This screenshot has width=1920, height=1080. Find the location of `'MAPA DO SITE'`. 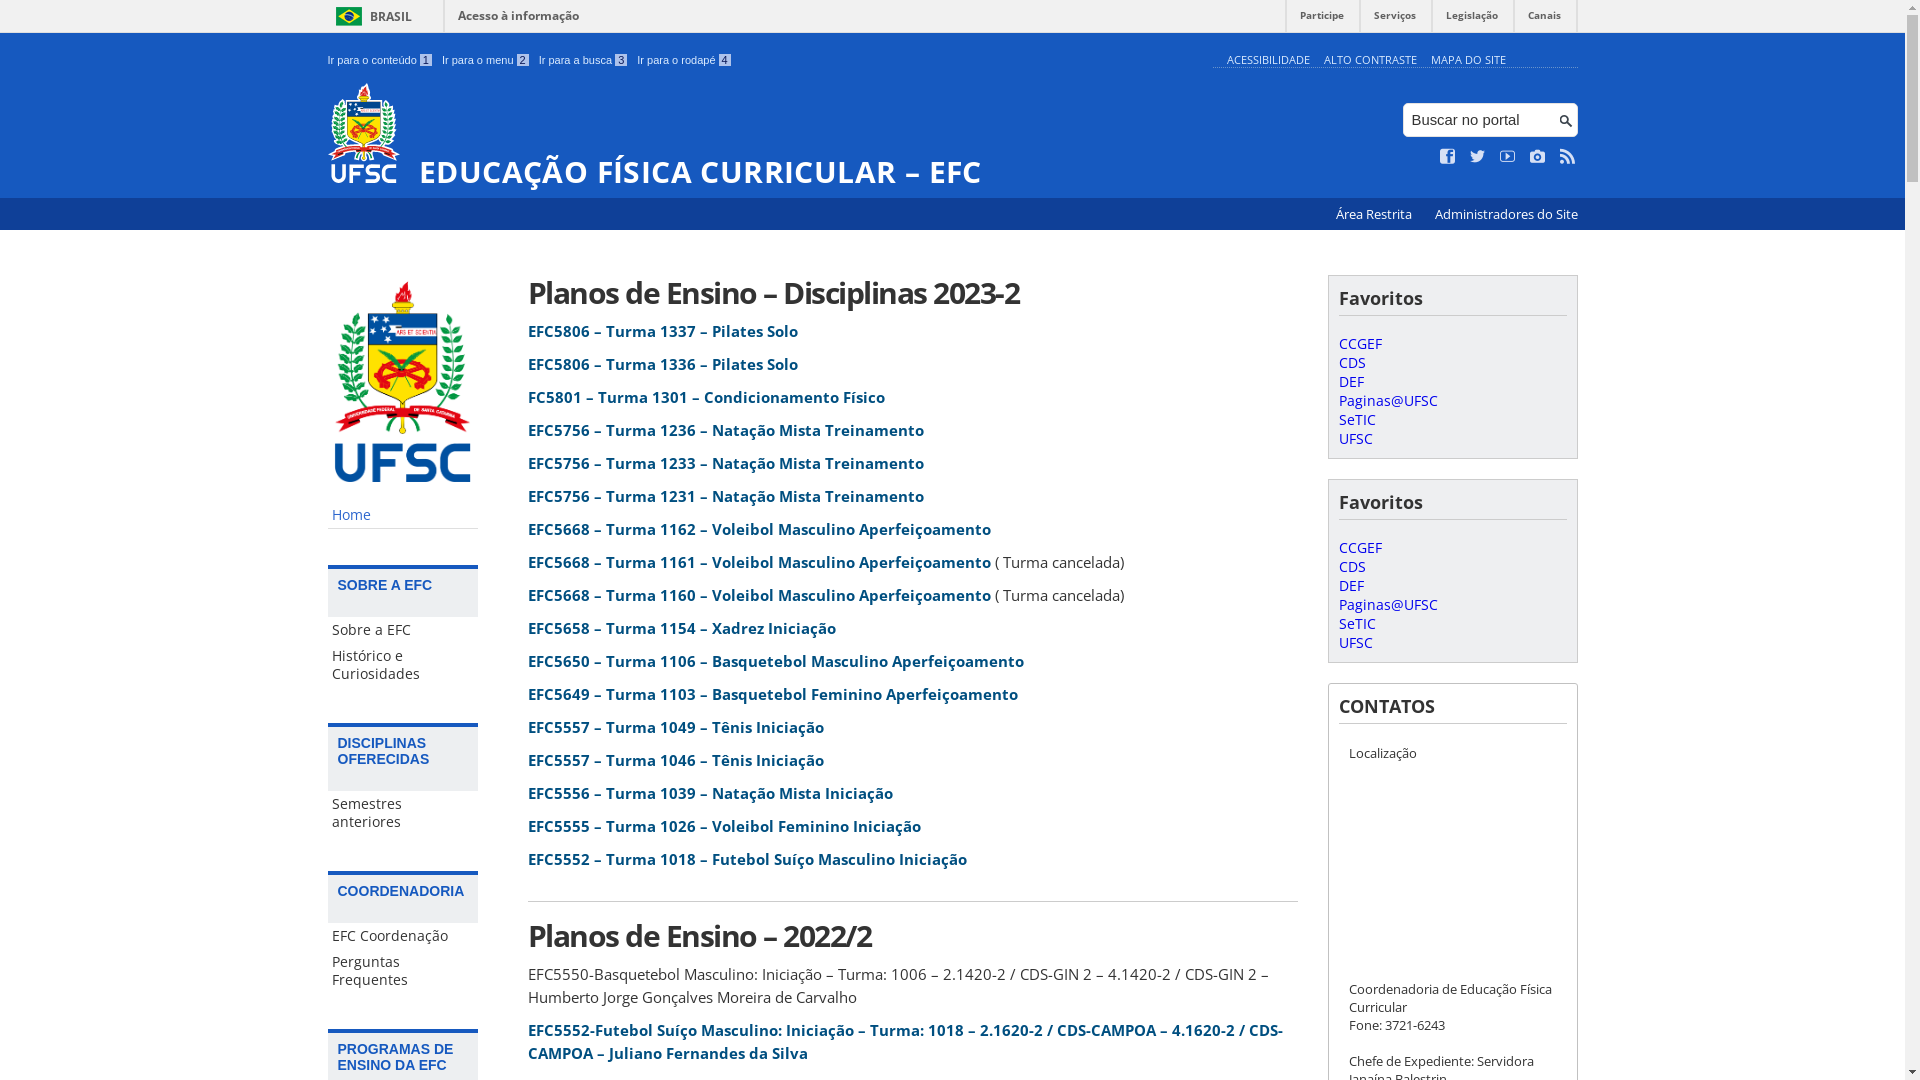

'MAPA DO SITE' is located at coordinates (1429, 58).